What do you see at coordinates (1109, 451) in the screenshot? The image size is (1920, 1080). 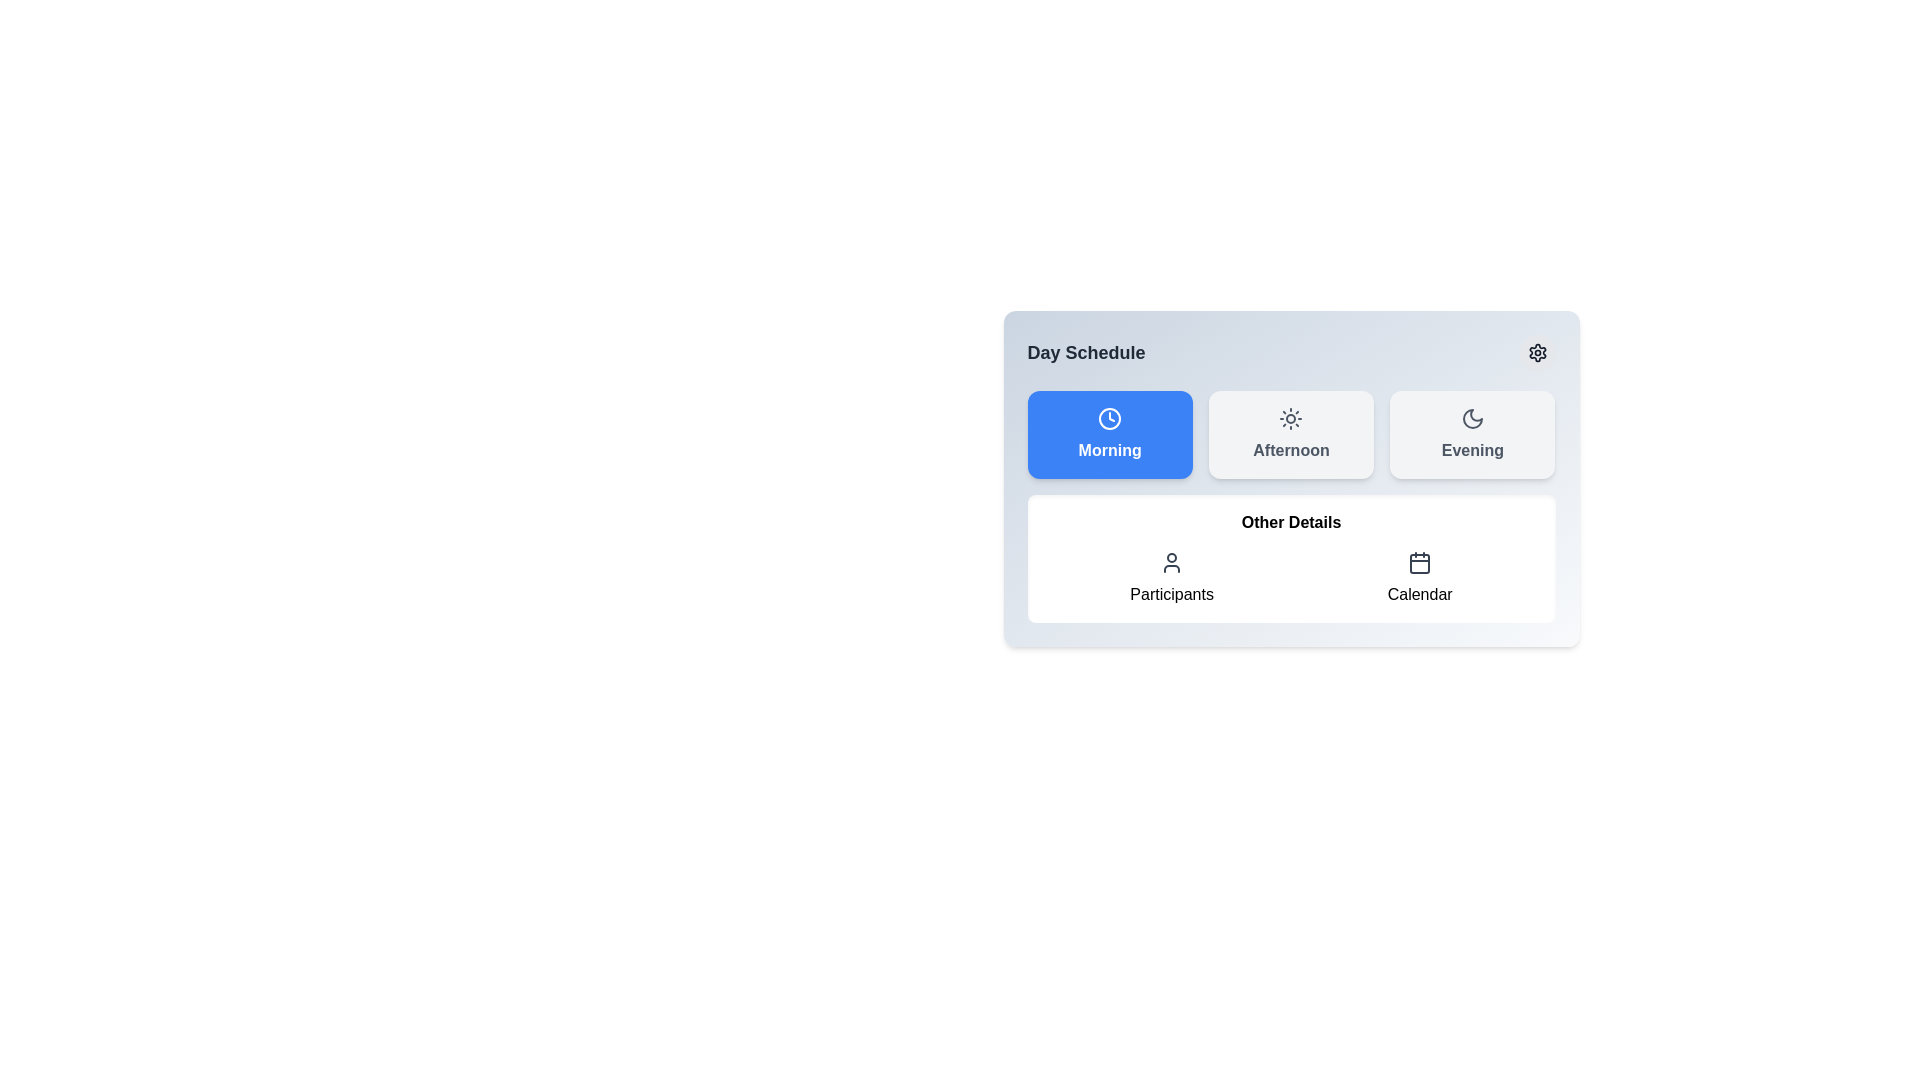 I see `or read the text displayed in the 'Morning' text label, which is bold, medium-sized, and white against a vibrant blue background, located in the top-left corner of the 'Day Schedule' panel` at bounding box center [1109, 451].